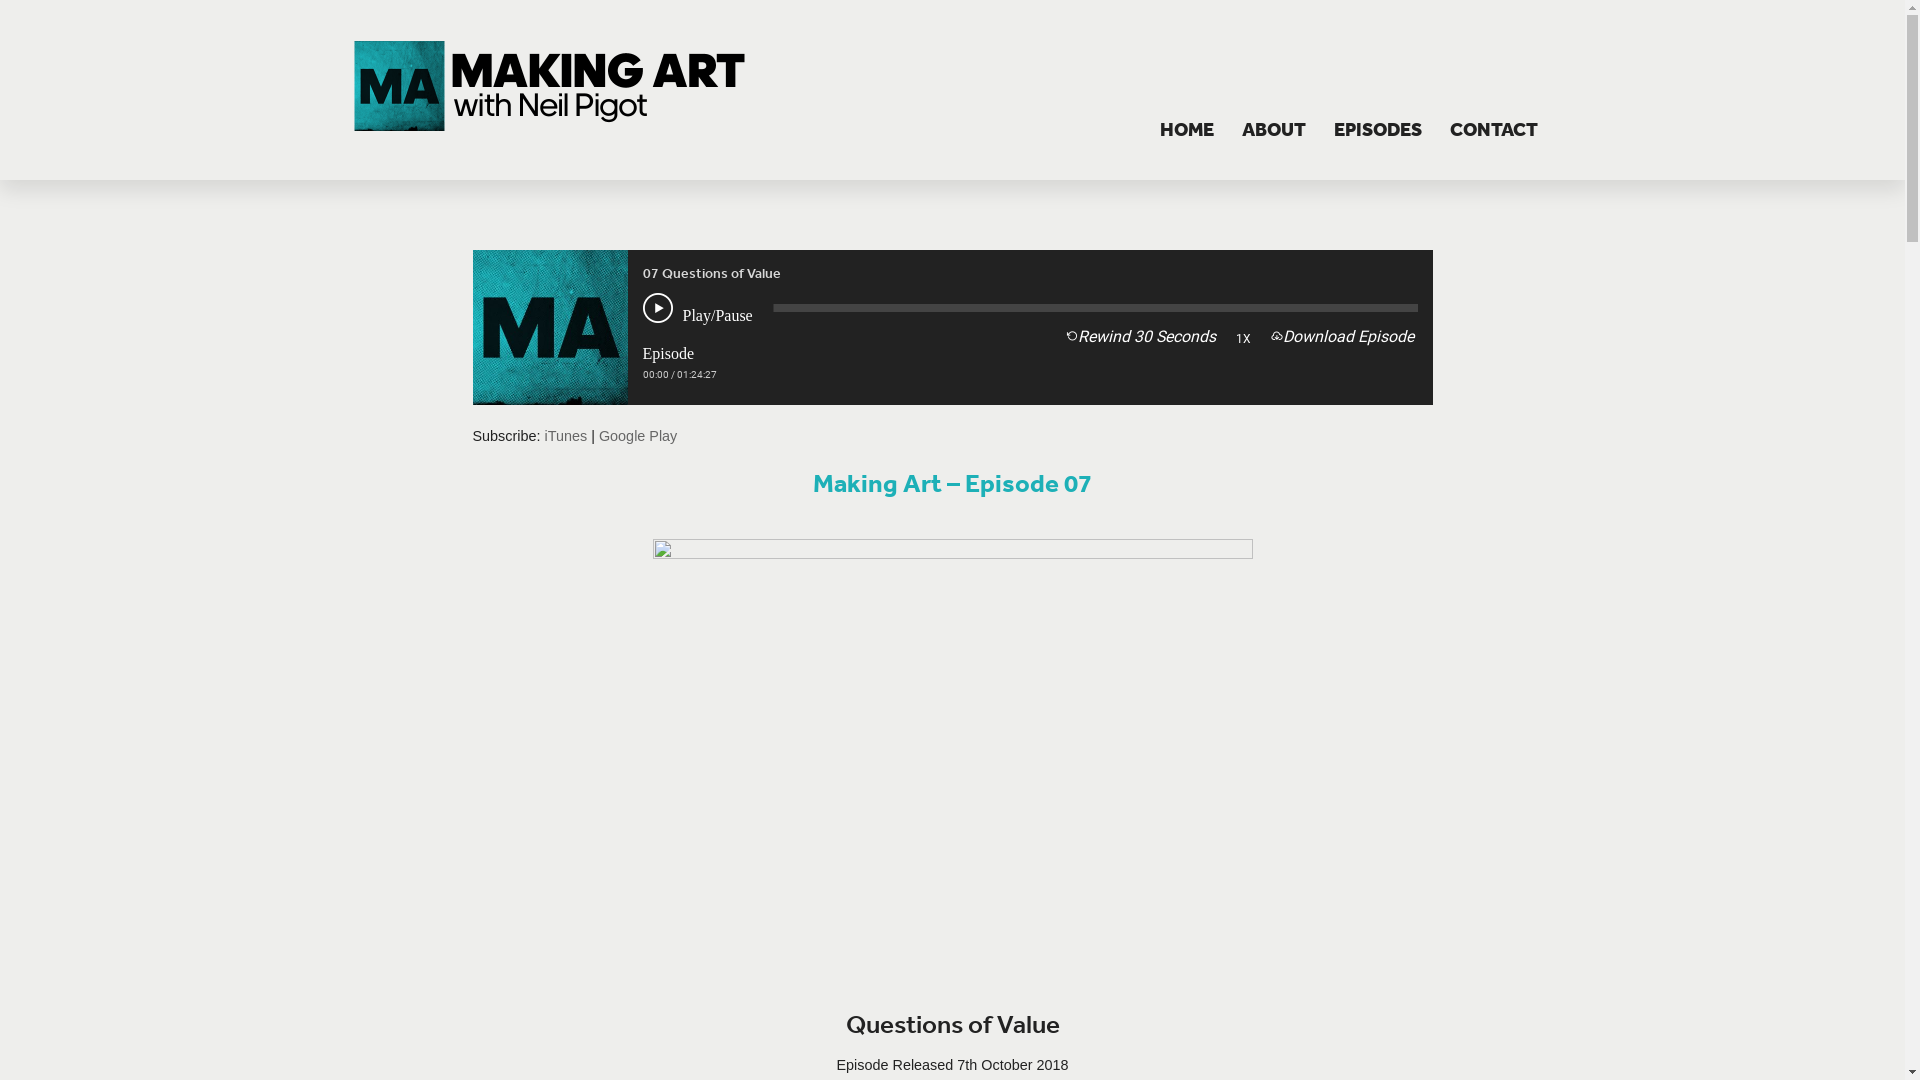 The height and width of the screenshot is (1080, 1920). I want to click on 'Google Play', so click(637, 434).